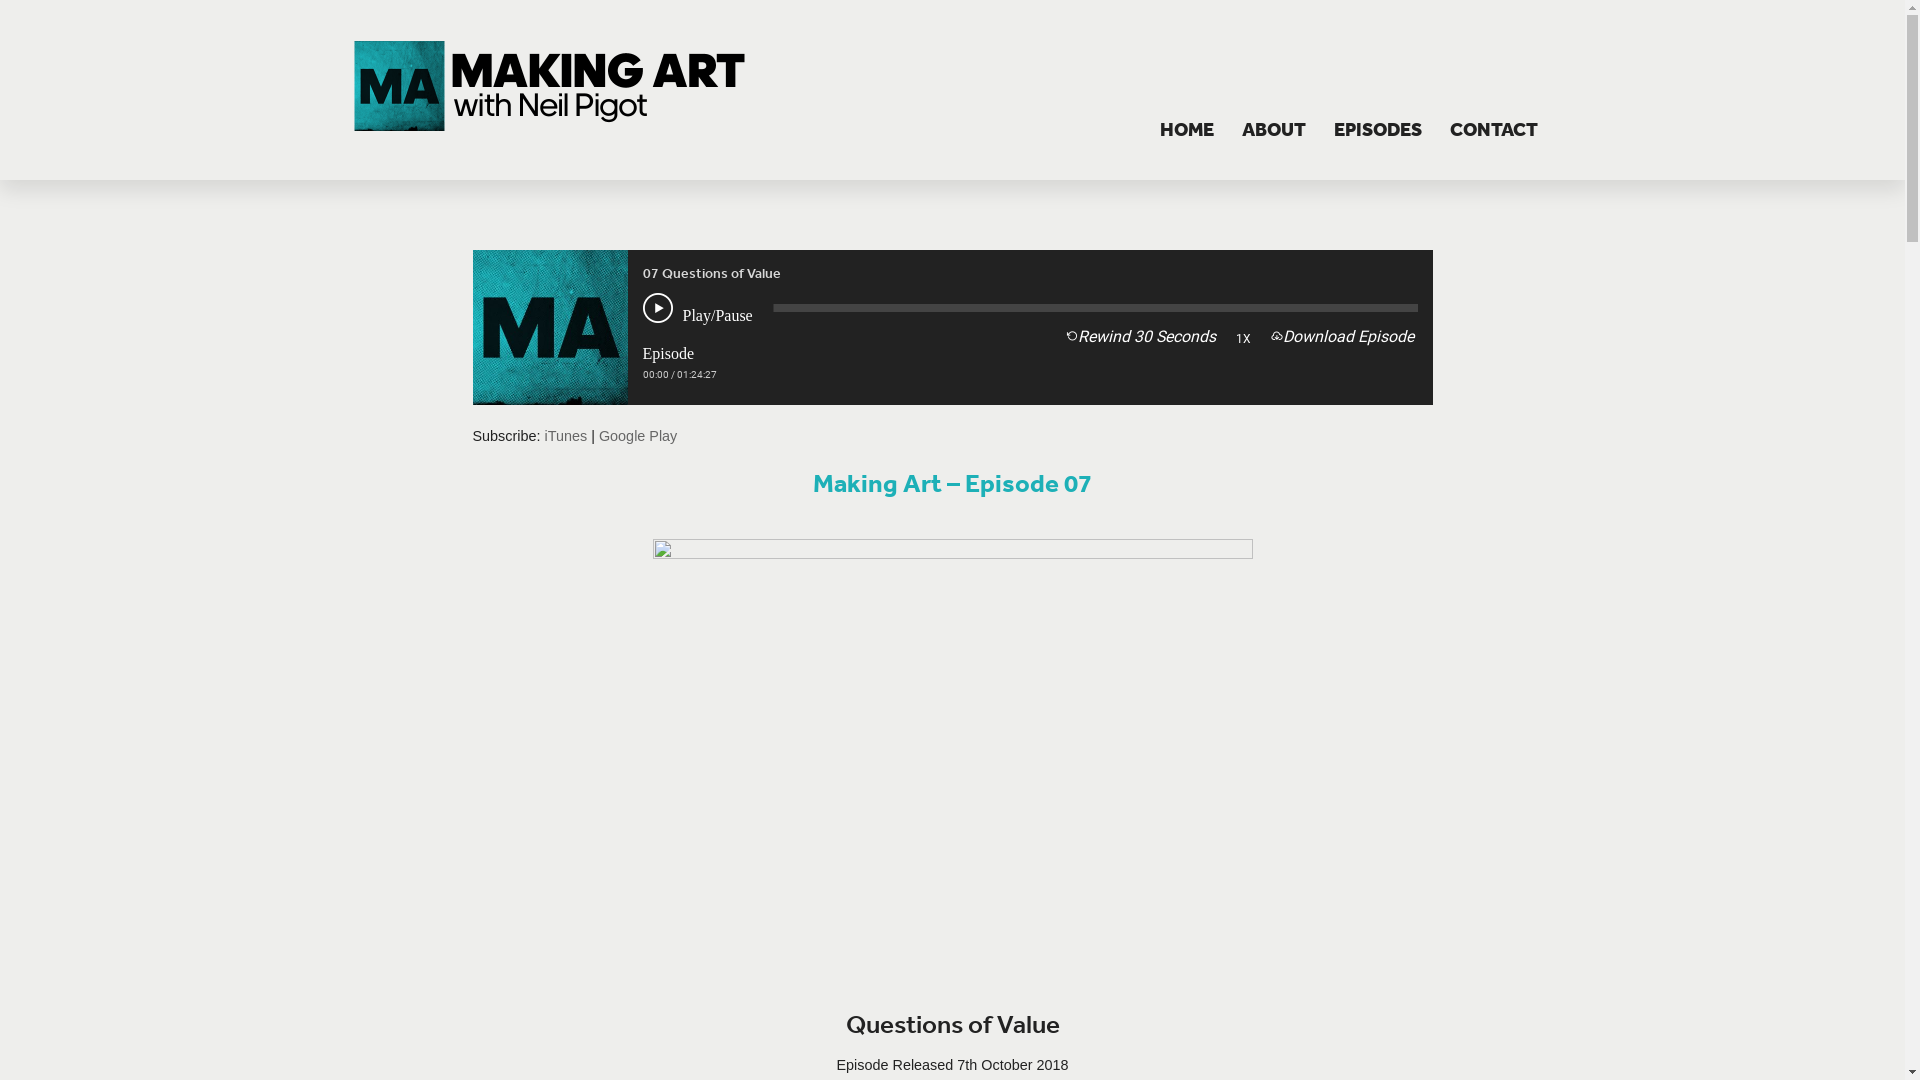 The height and width of the screenshot is (1080, 1920). I want to click on 'Google Play', so click(637, 434).